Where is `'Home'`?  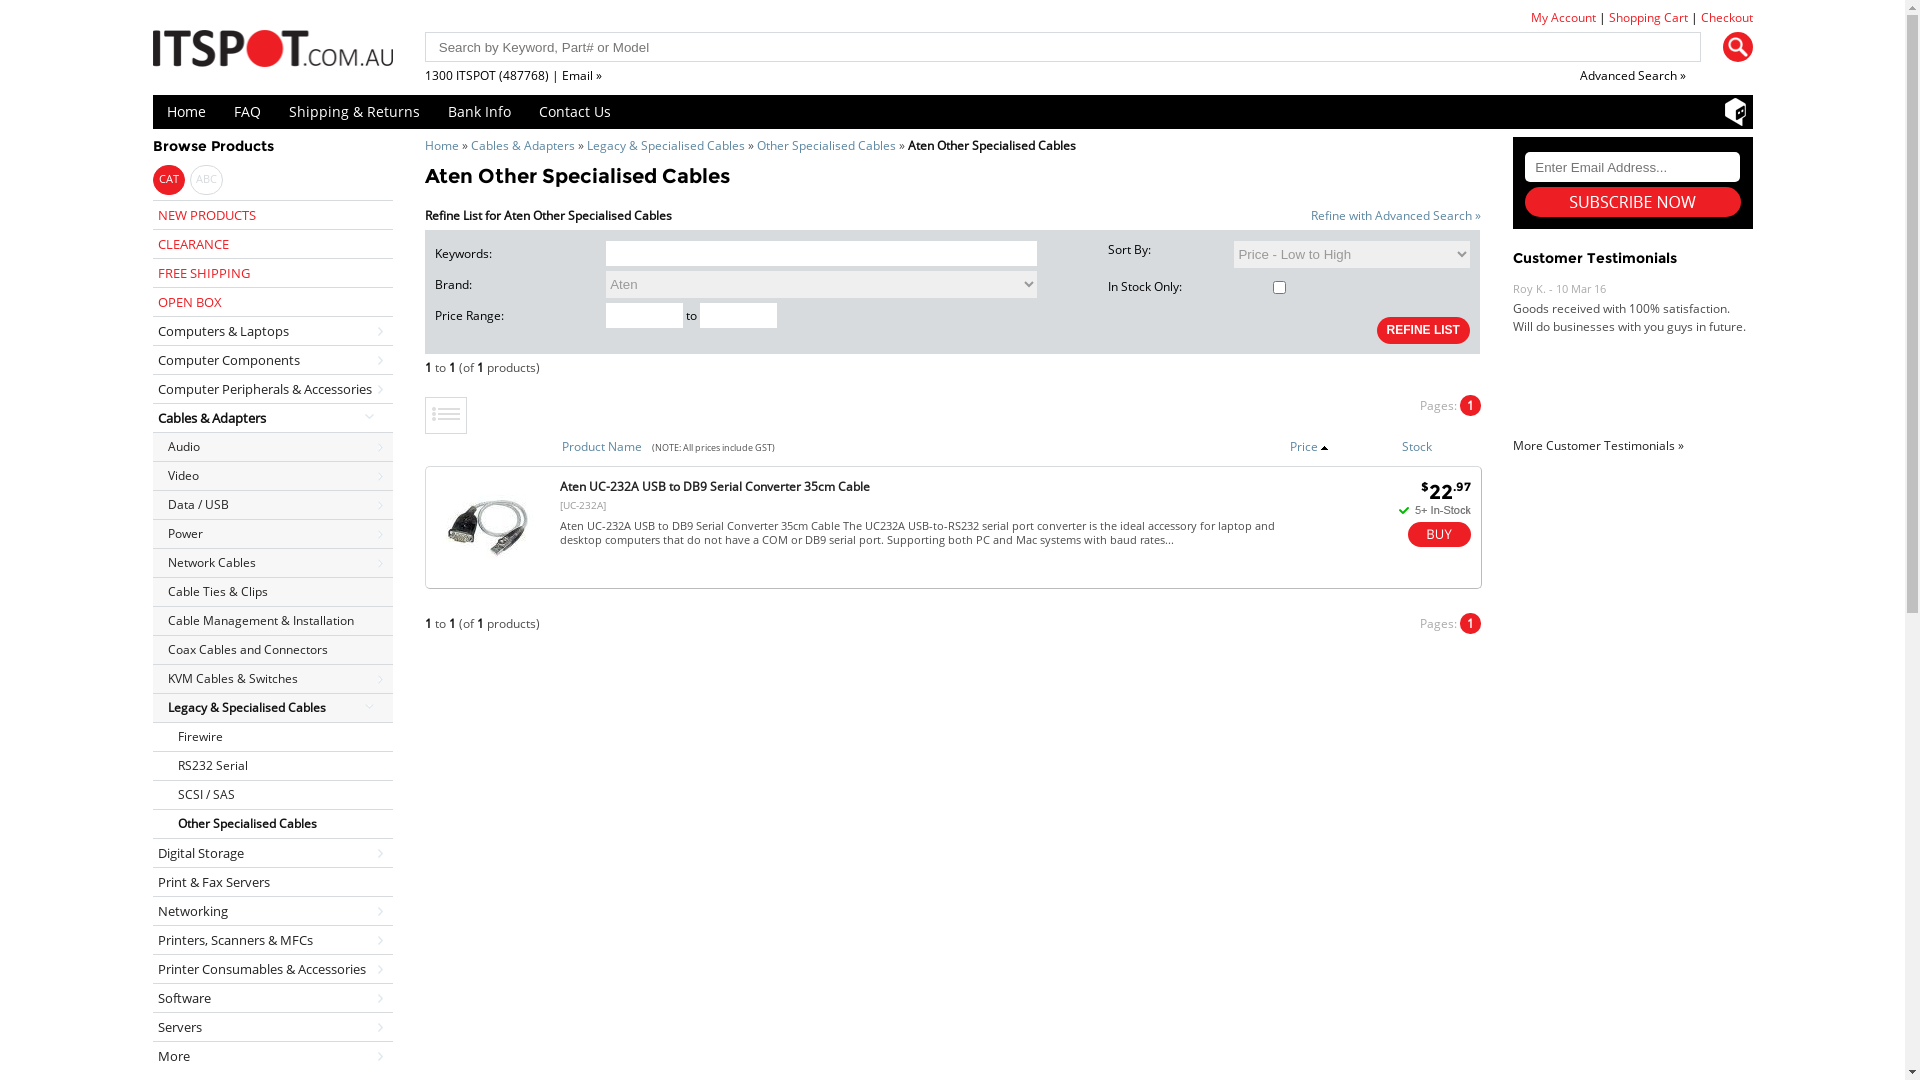 'Home' is located at coordinates (440, 144).